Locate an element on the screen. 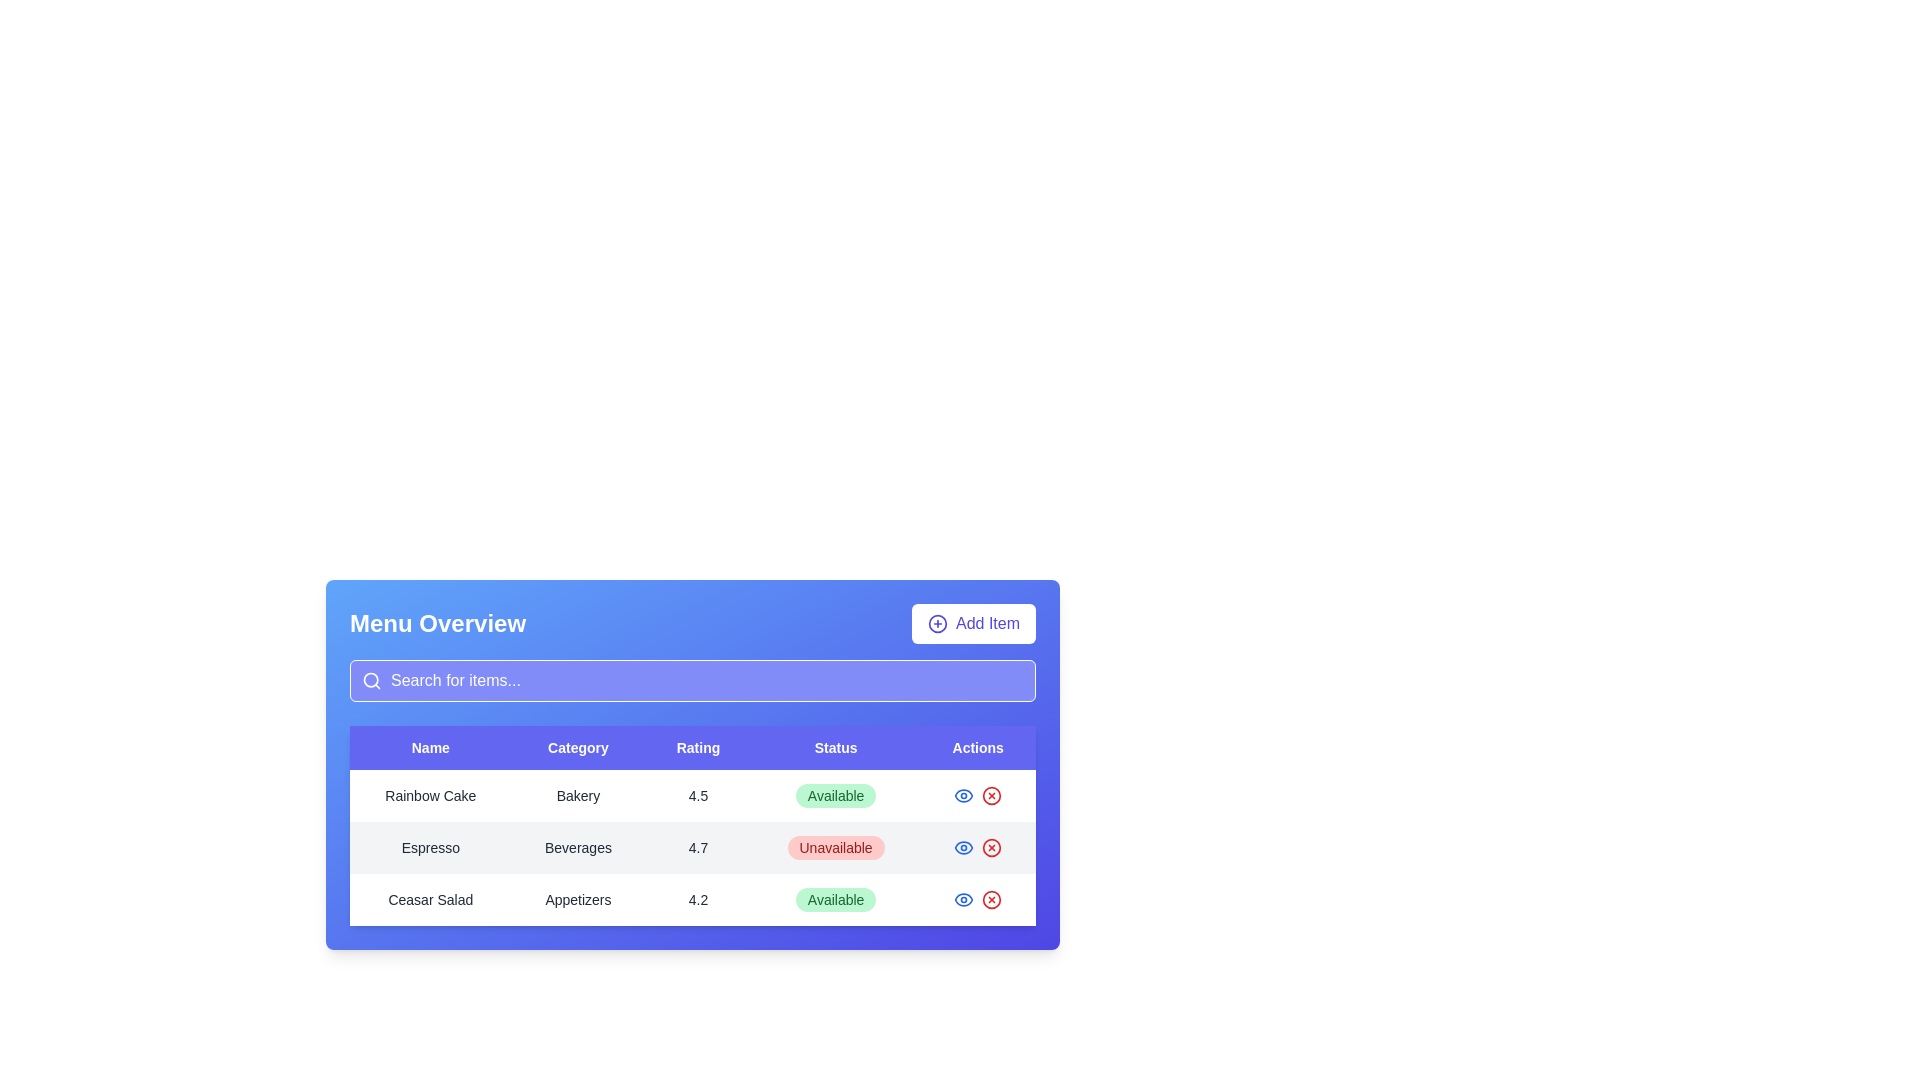  the search icon located in the top-left corner of the 'Menu Overview' section, which serves as a visual cue for the search functionality is located at coordinates (372, 680).